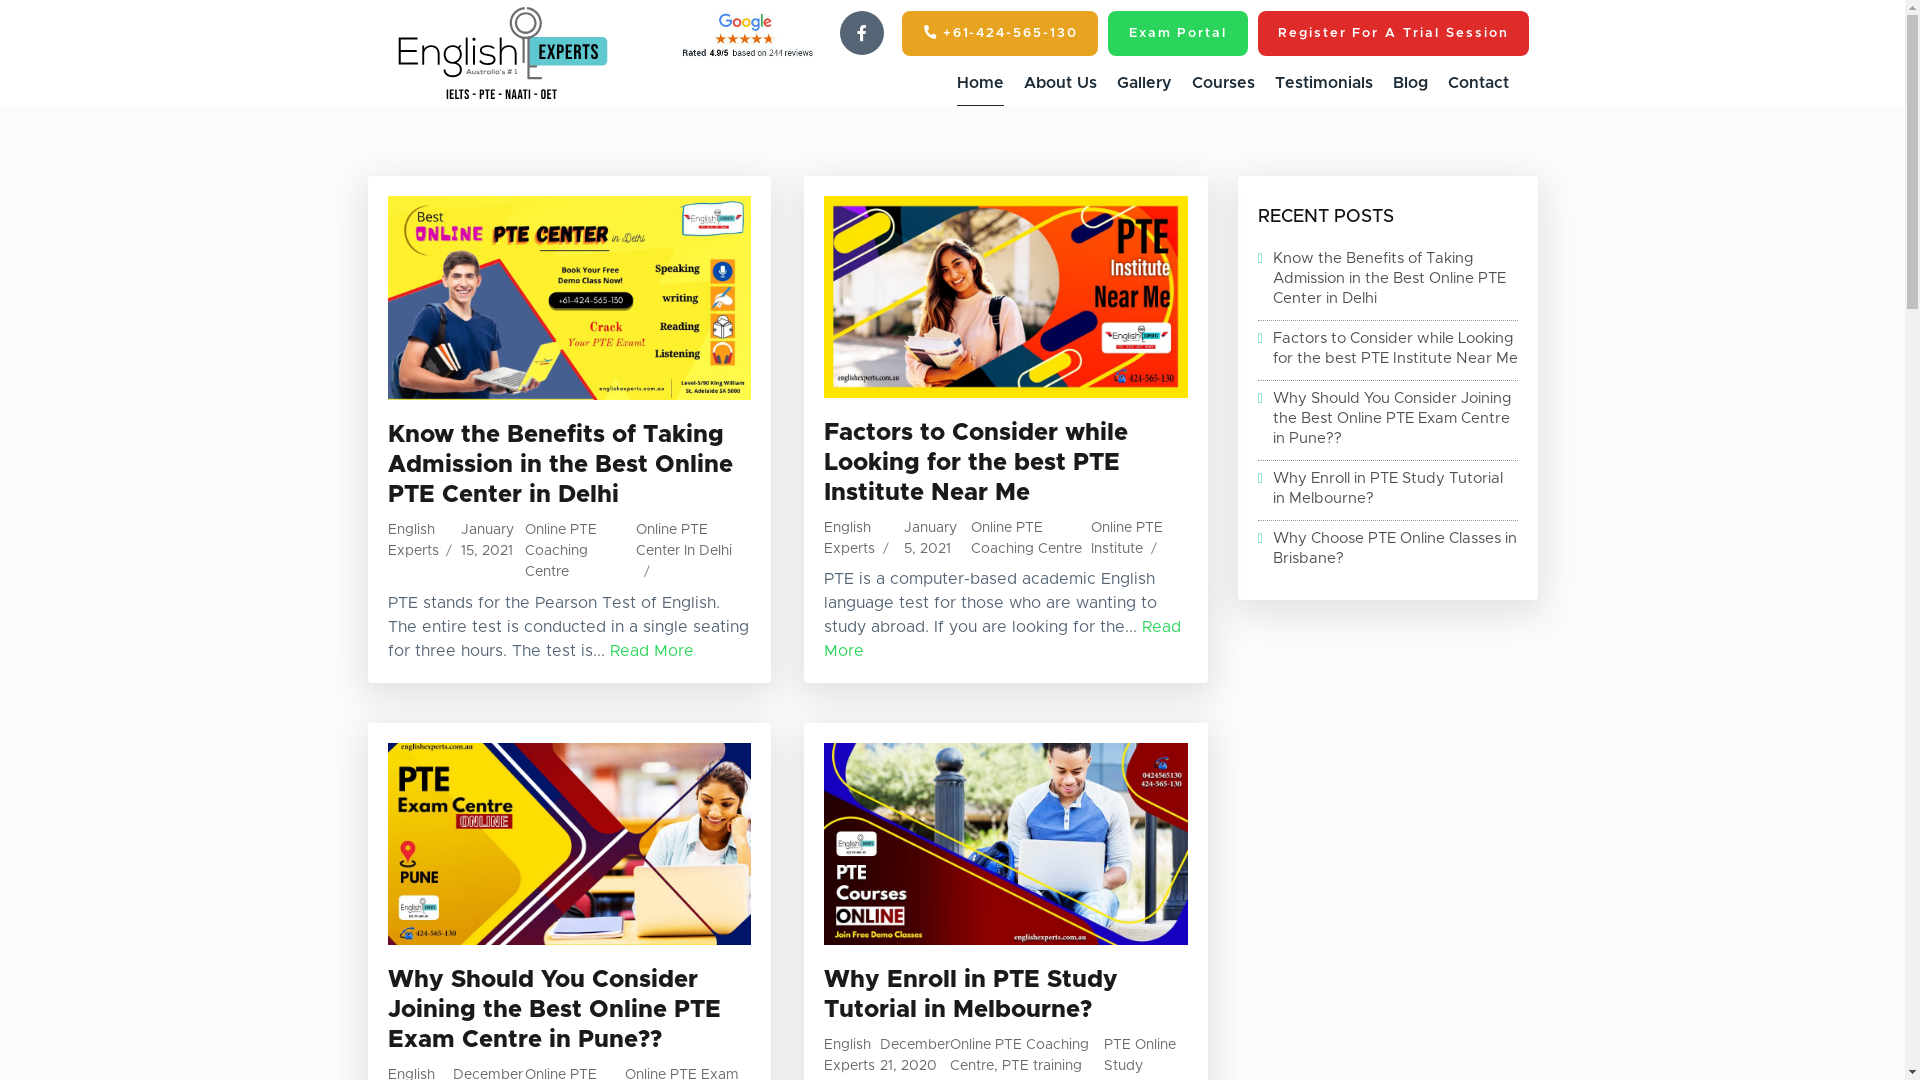 The image size is (1920, 1080). What do you see at coordinates (1127, 537) in the screenshot?
I see `'Online PTE Institute'` at bounding box center [1127, 537].